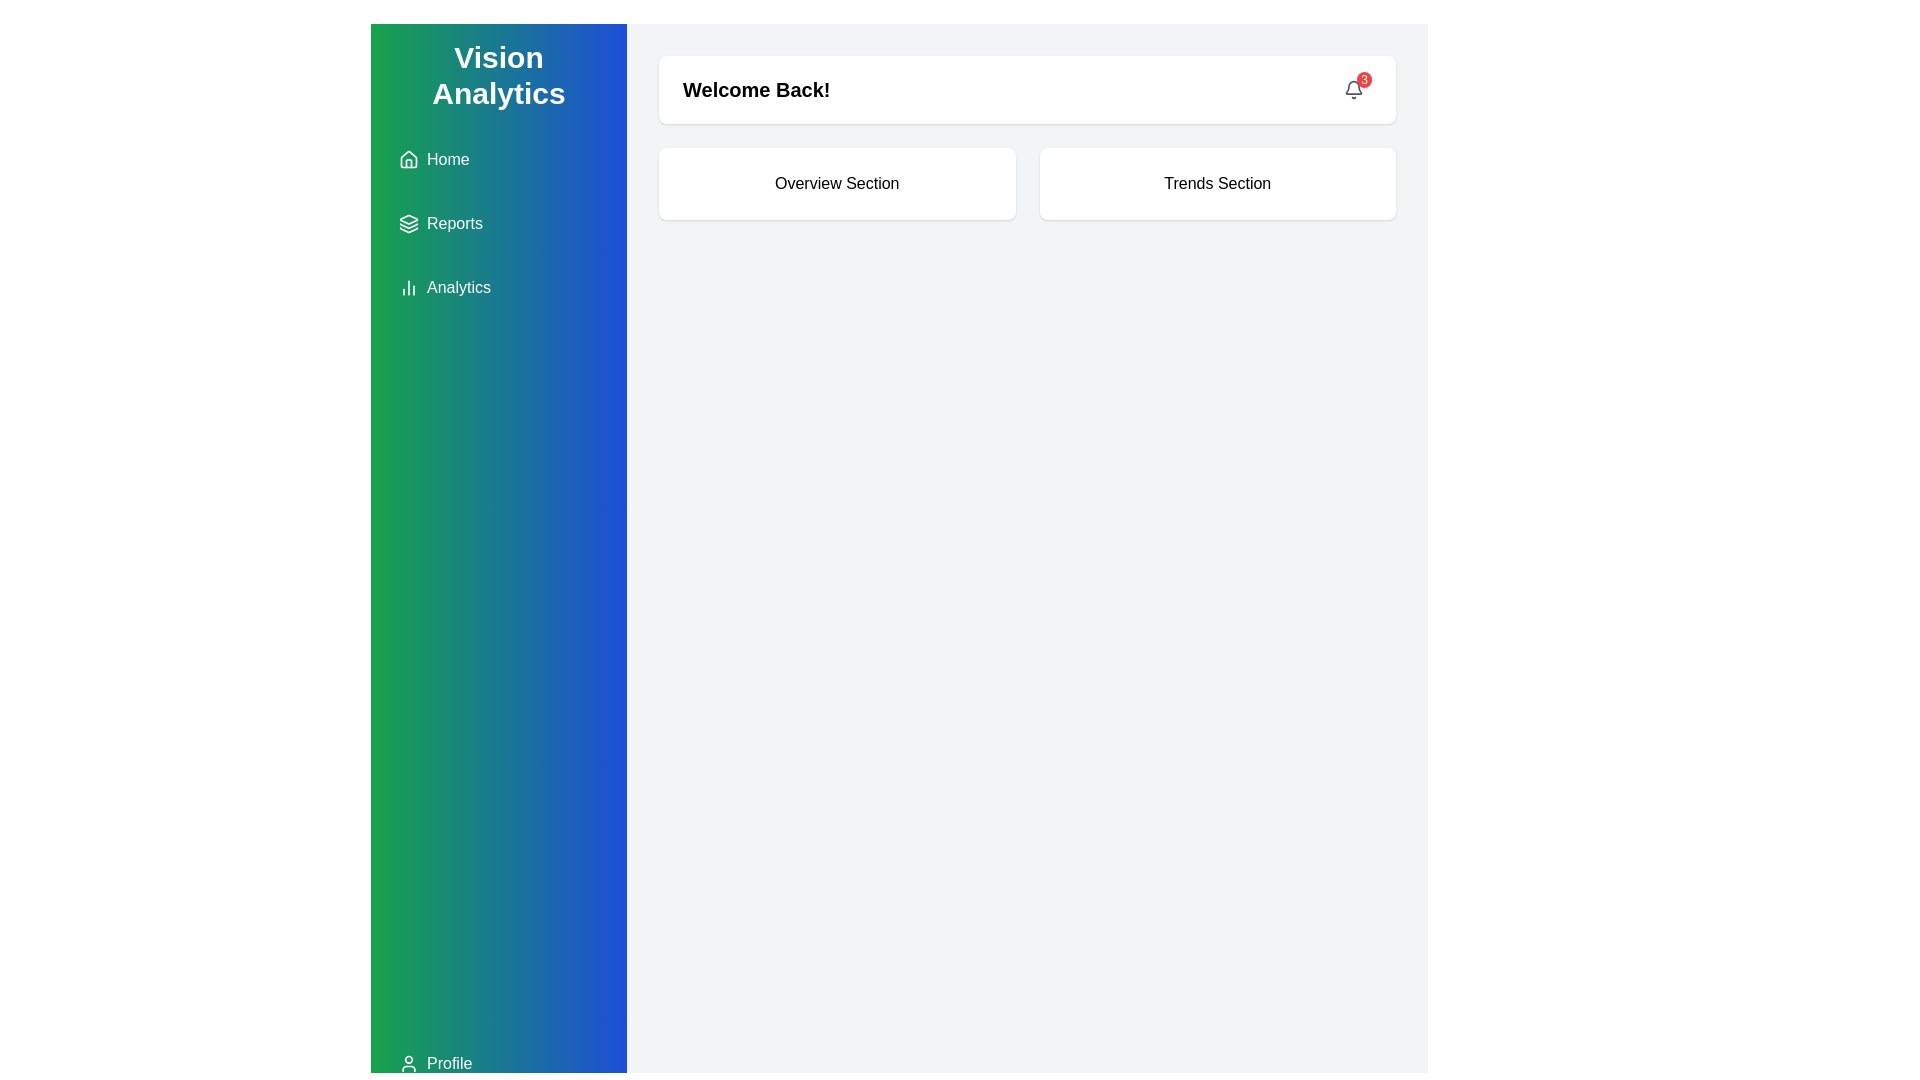 The width and height of the screenshot is (1920, 1080). Describe the element at coordinates (407, 1063) in the screenshot. I see `the user profile icon located at the bottom of the left sidebar, next to the 'Profile' text, which allows access to personal settings or account information` at that location.